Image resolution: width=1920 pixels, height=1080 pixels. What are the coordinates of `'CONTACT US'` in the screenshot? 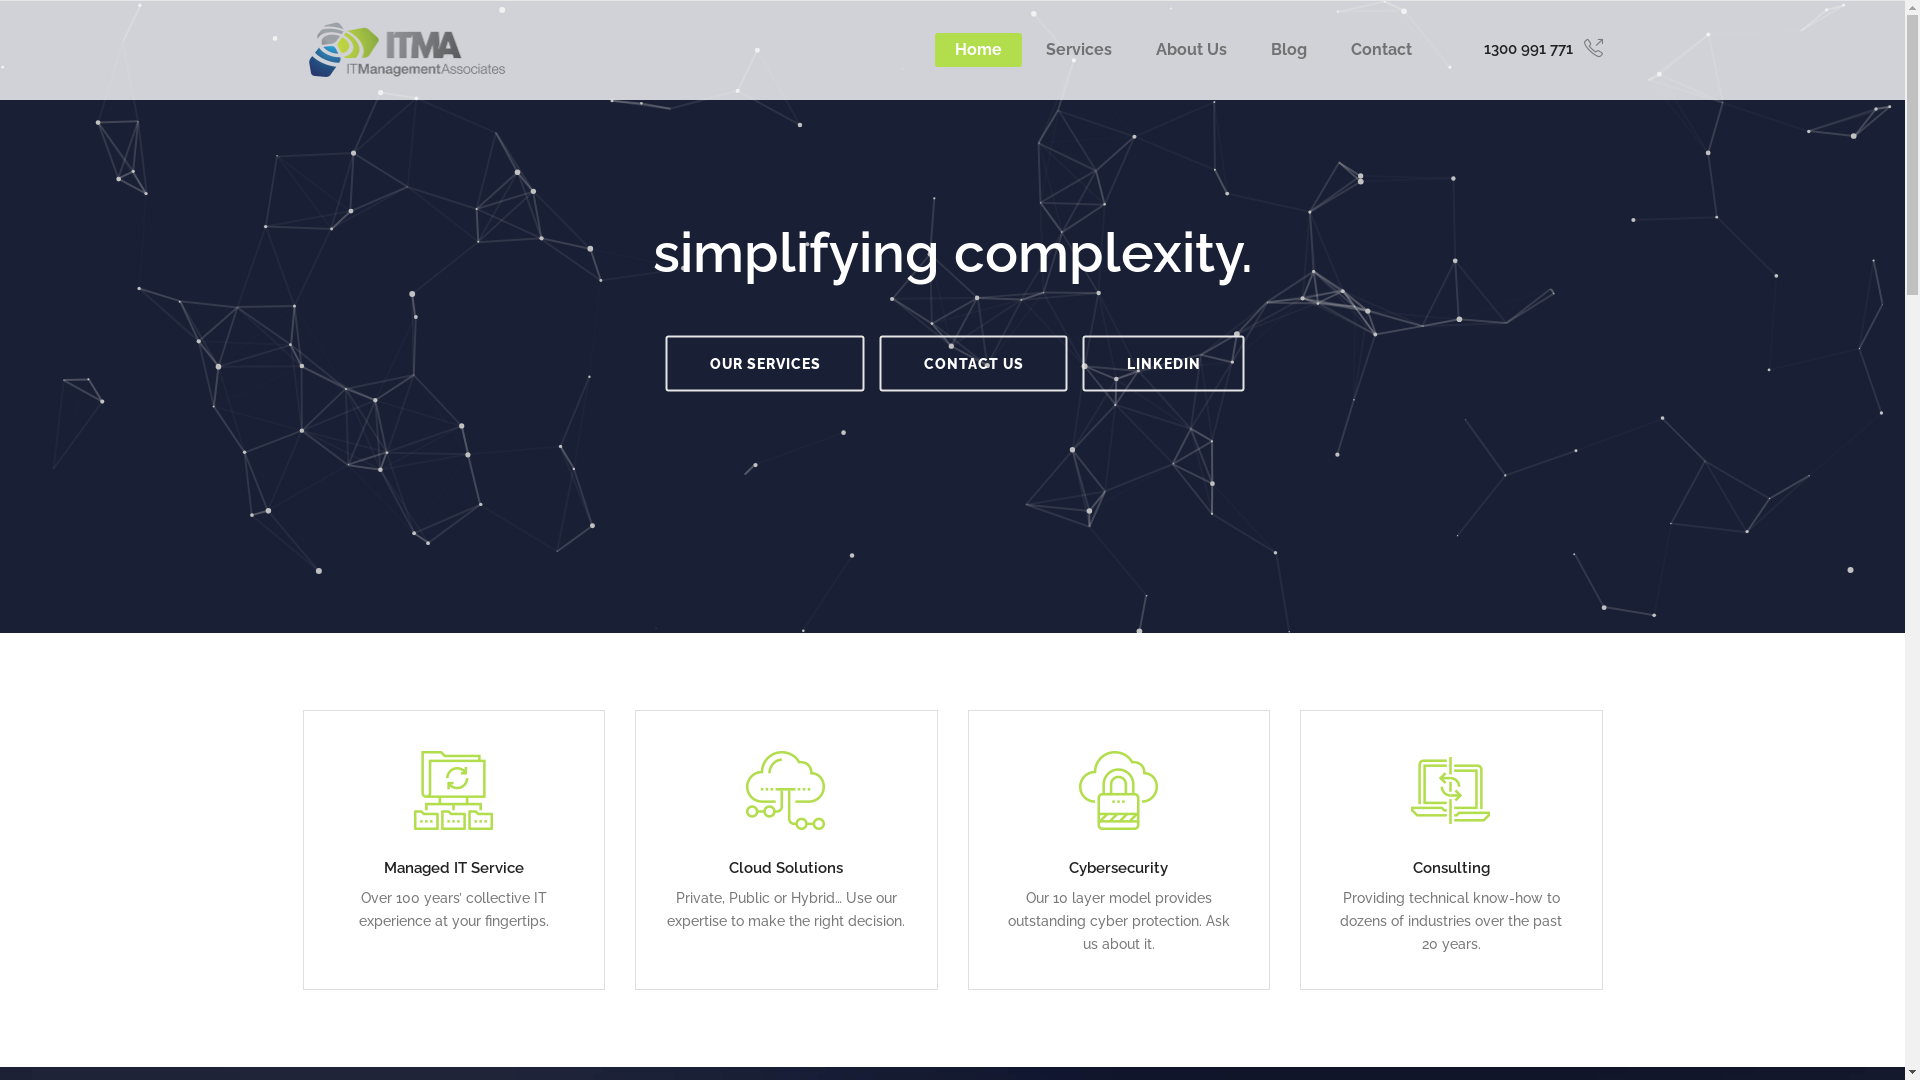 It's located at (974, 362).